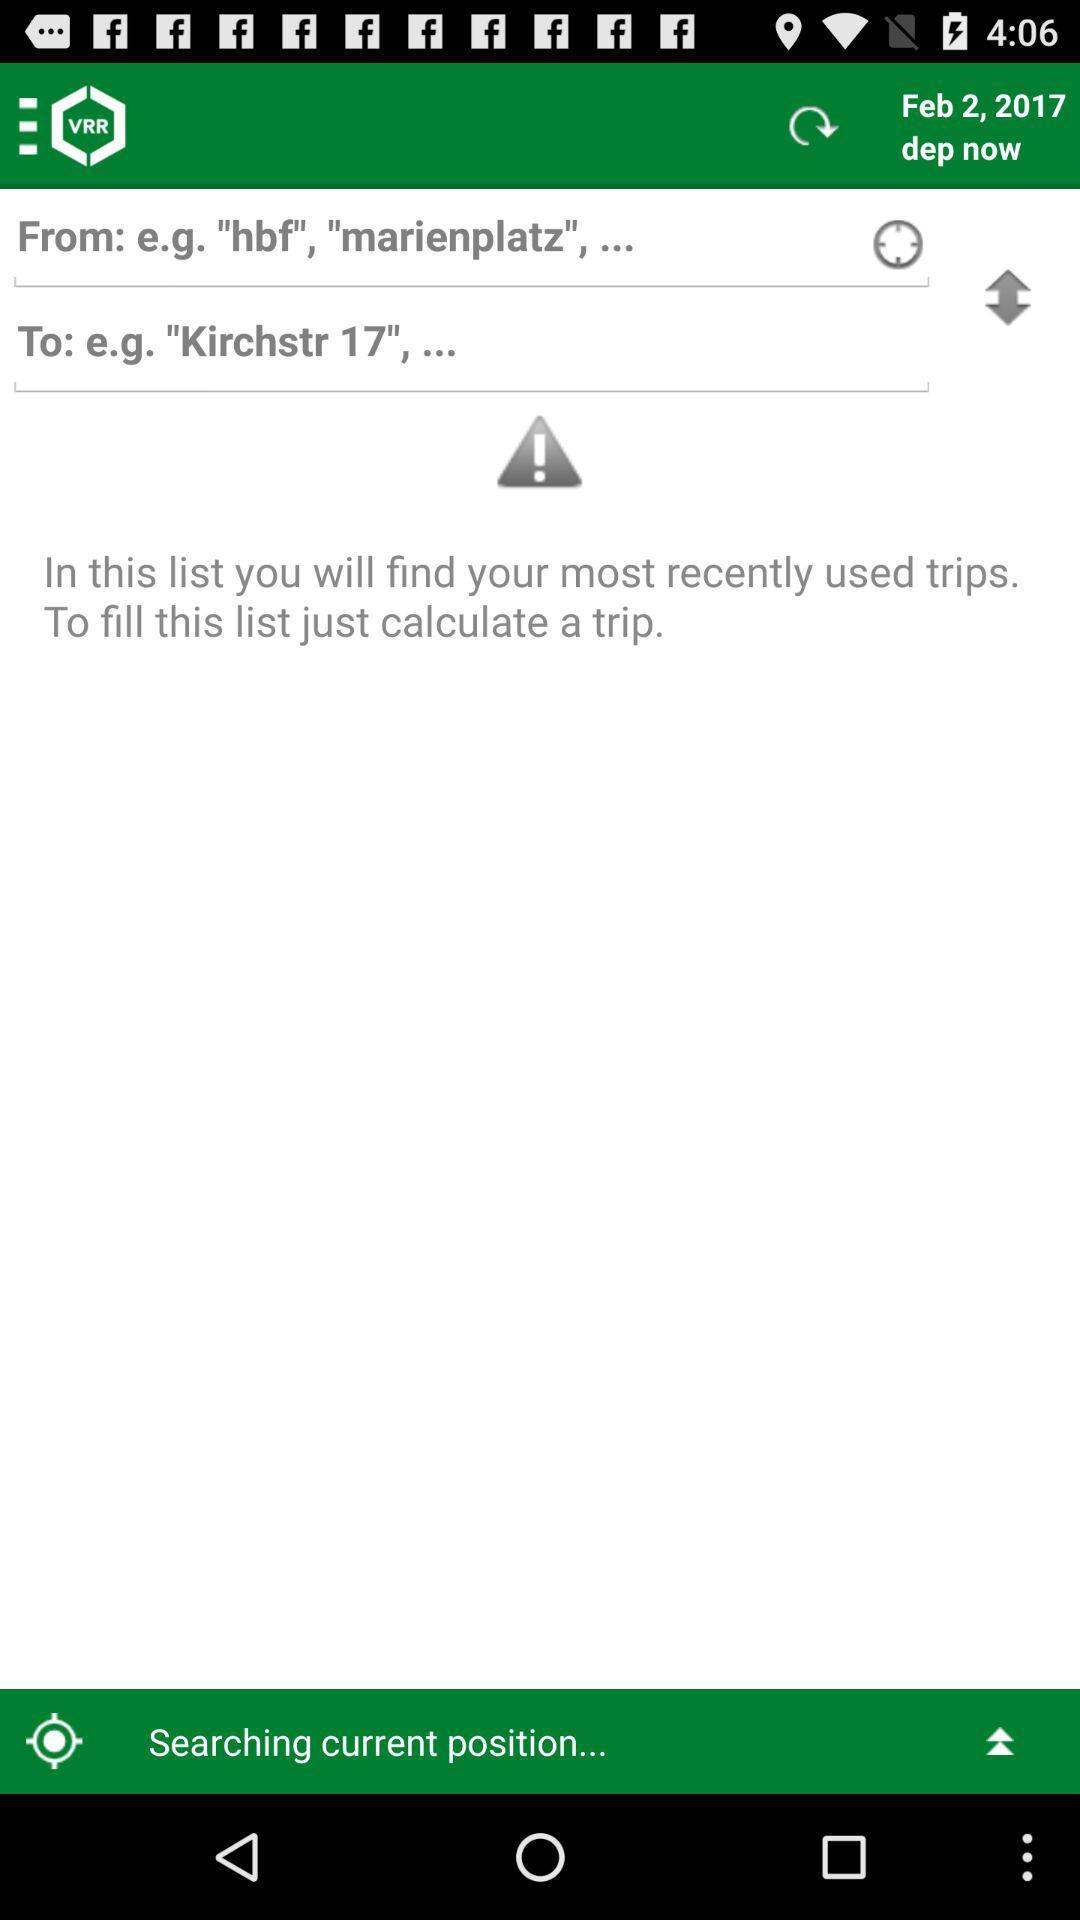 The height and width of the screenshot is (1920, 1080). Describe the element at coordinates (814, 124) in the screenshot. I see `refresh icon at top` at that location.